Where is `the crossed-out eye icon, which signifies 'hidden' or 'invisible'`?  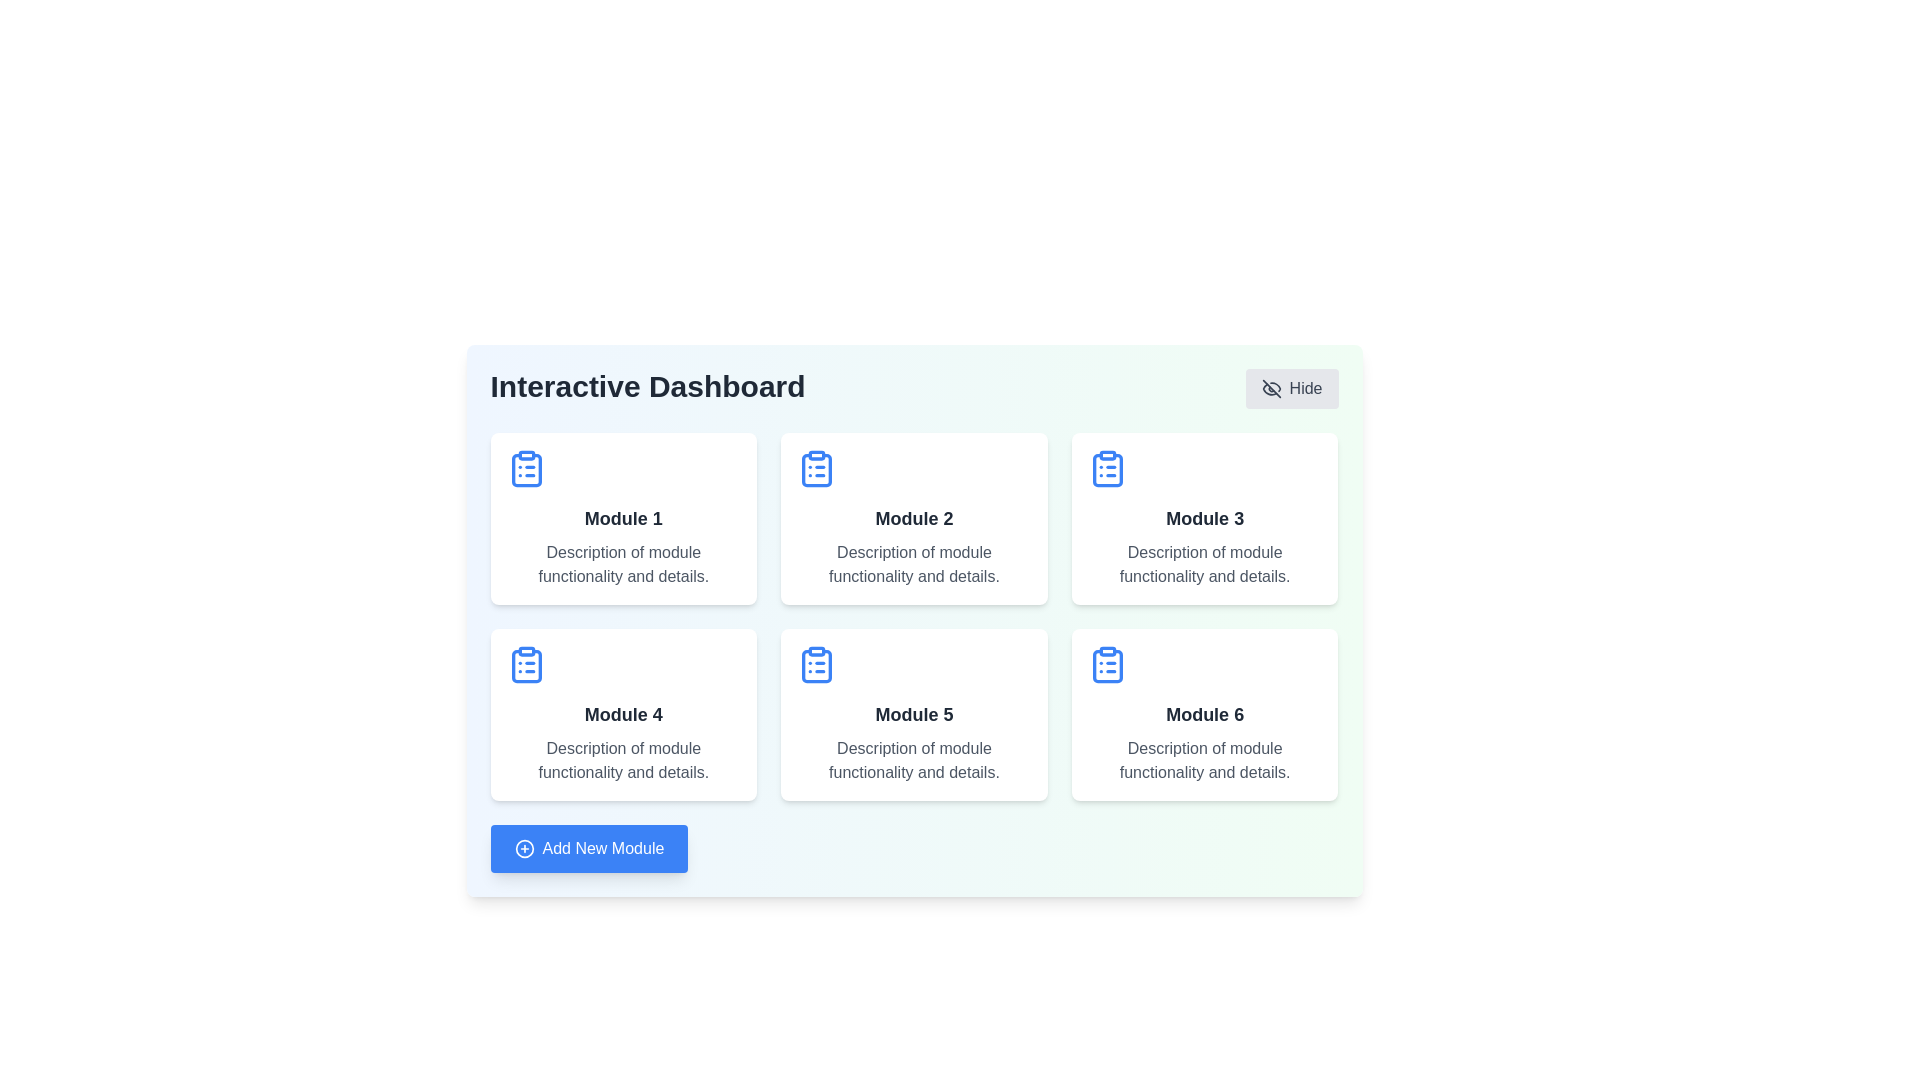
the crossed-out eye icon, which signifies 'hidden' or 'invisible' is located at coordinates (1270, 389).